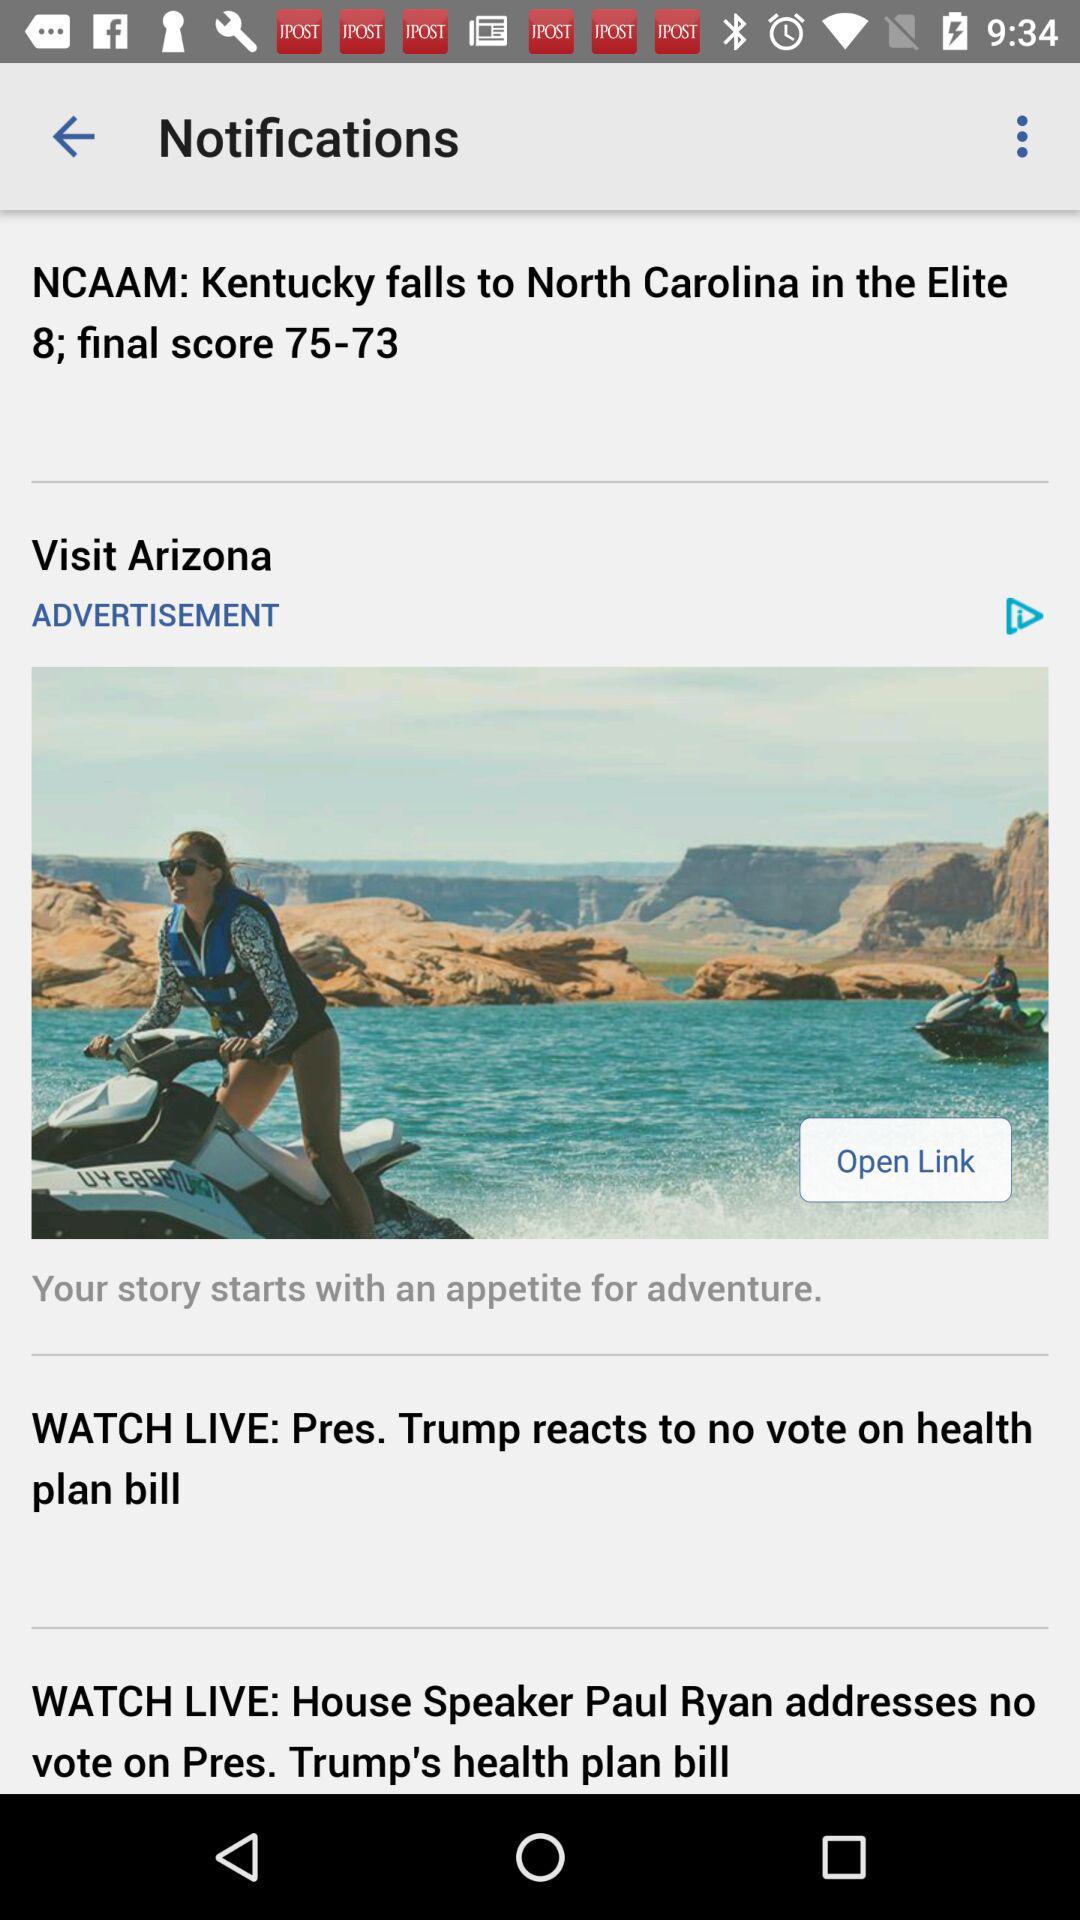 This screenshot has height=1920, width=1080. Describe the element at coordinates (540, 553) in the screenshot. I see `icon below ncaam kentucky falls icon` at that location.